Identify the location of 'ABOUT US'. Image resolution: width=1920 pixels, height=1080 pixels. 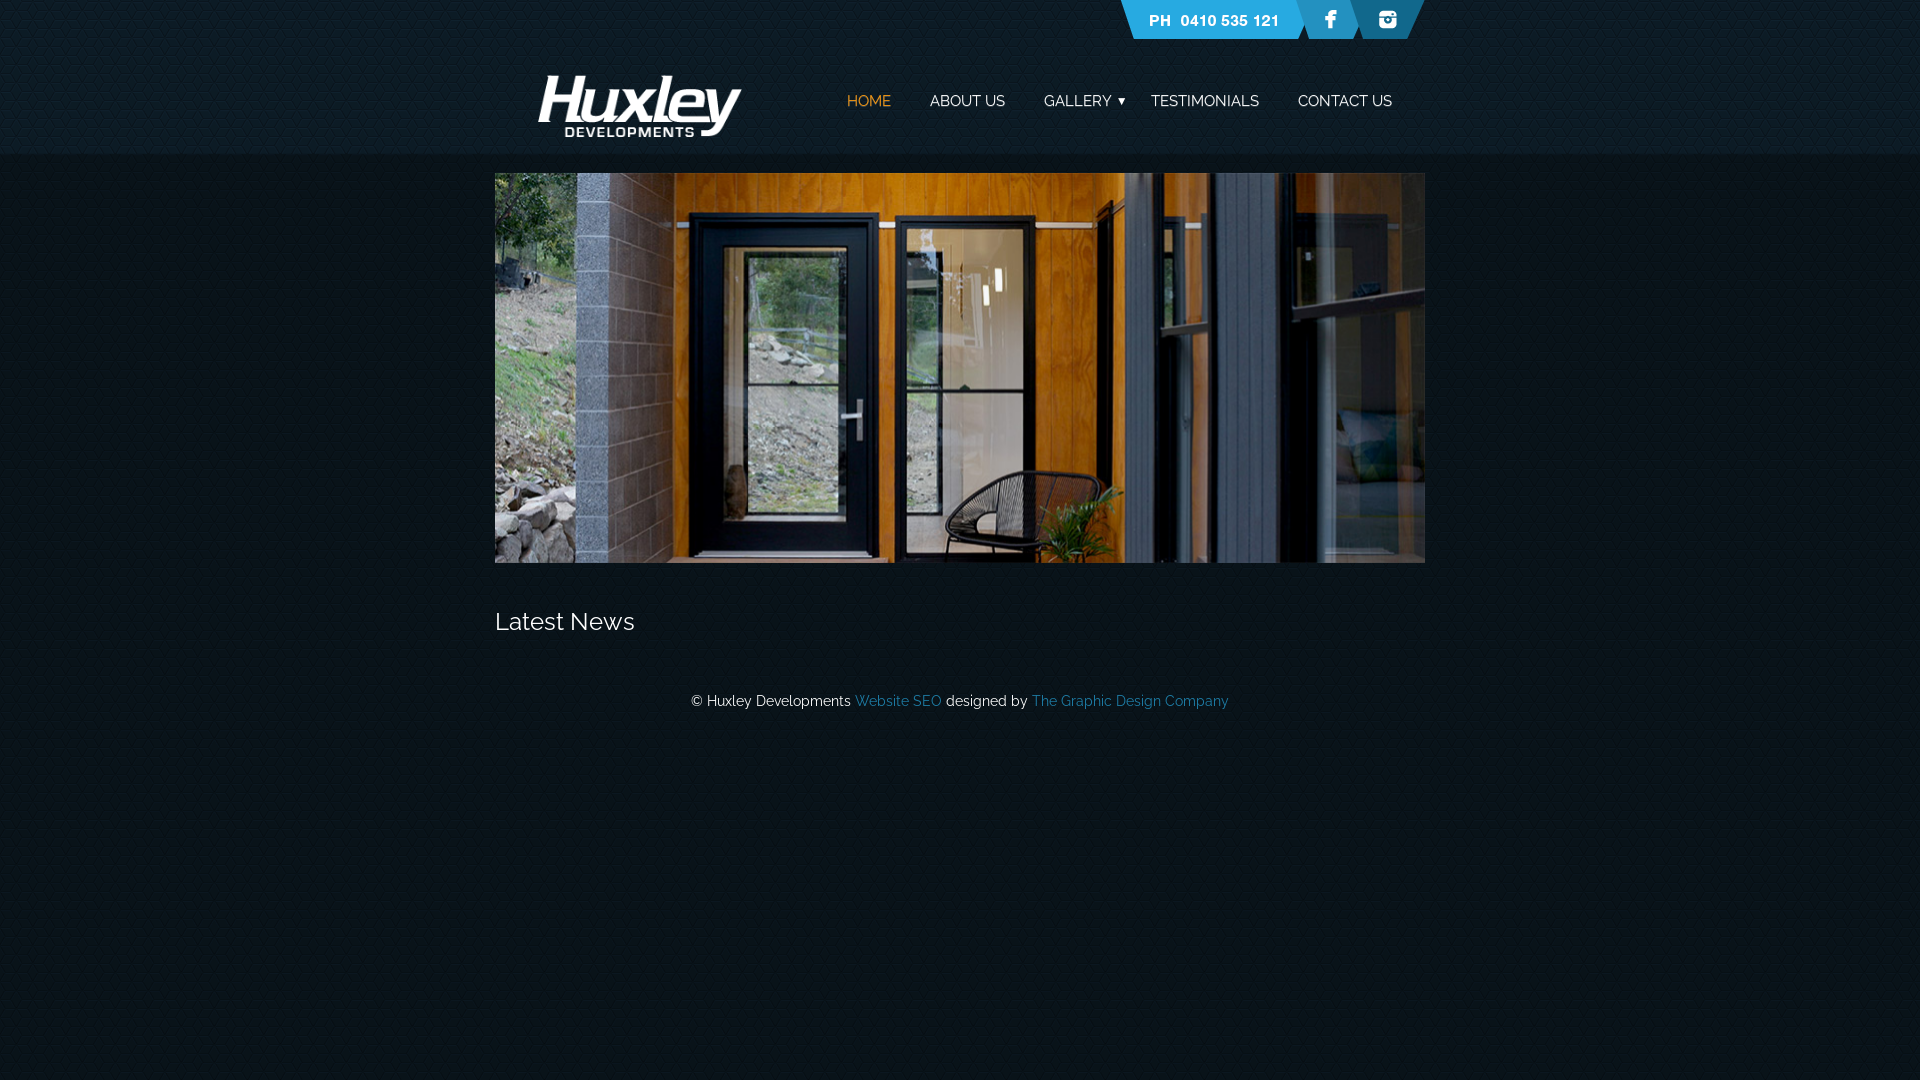
(967, 101).